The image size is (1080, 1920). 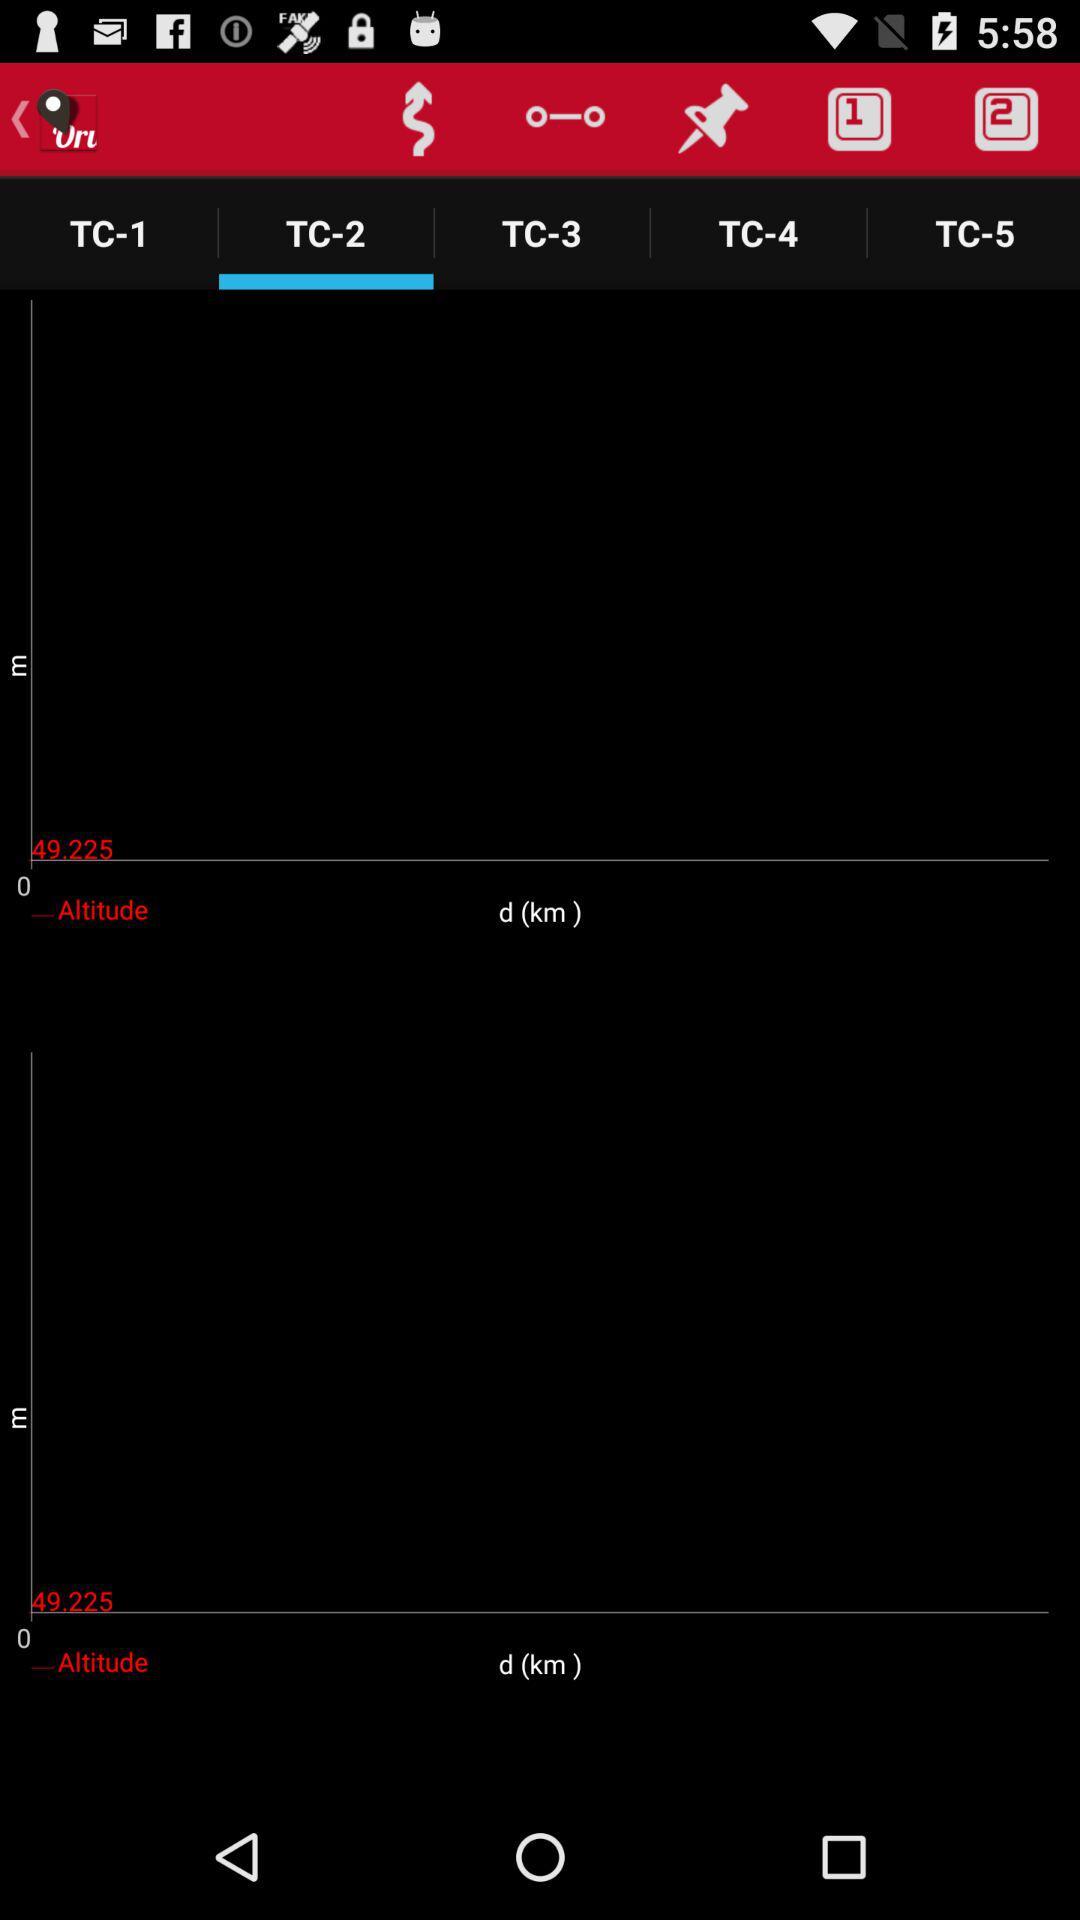 What do you see at coordinates (858, 118) in the screenshot?
I see `app above tc-4` at bounding box center [858, 118].